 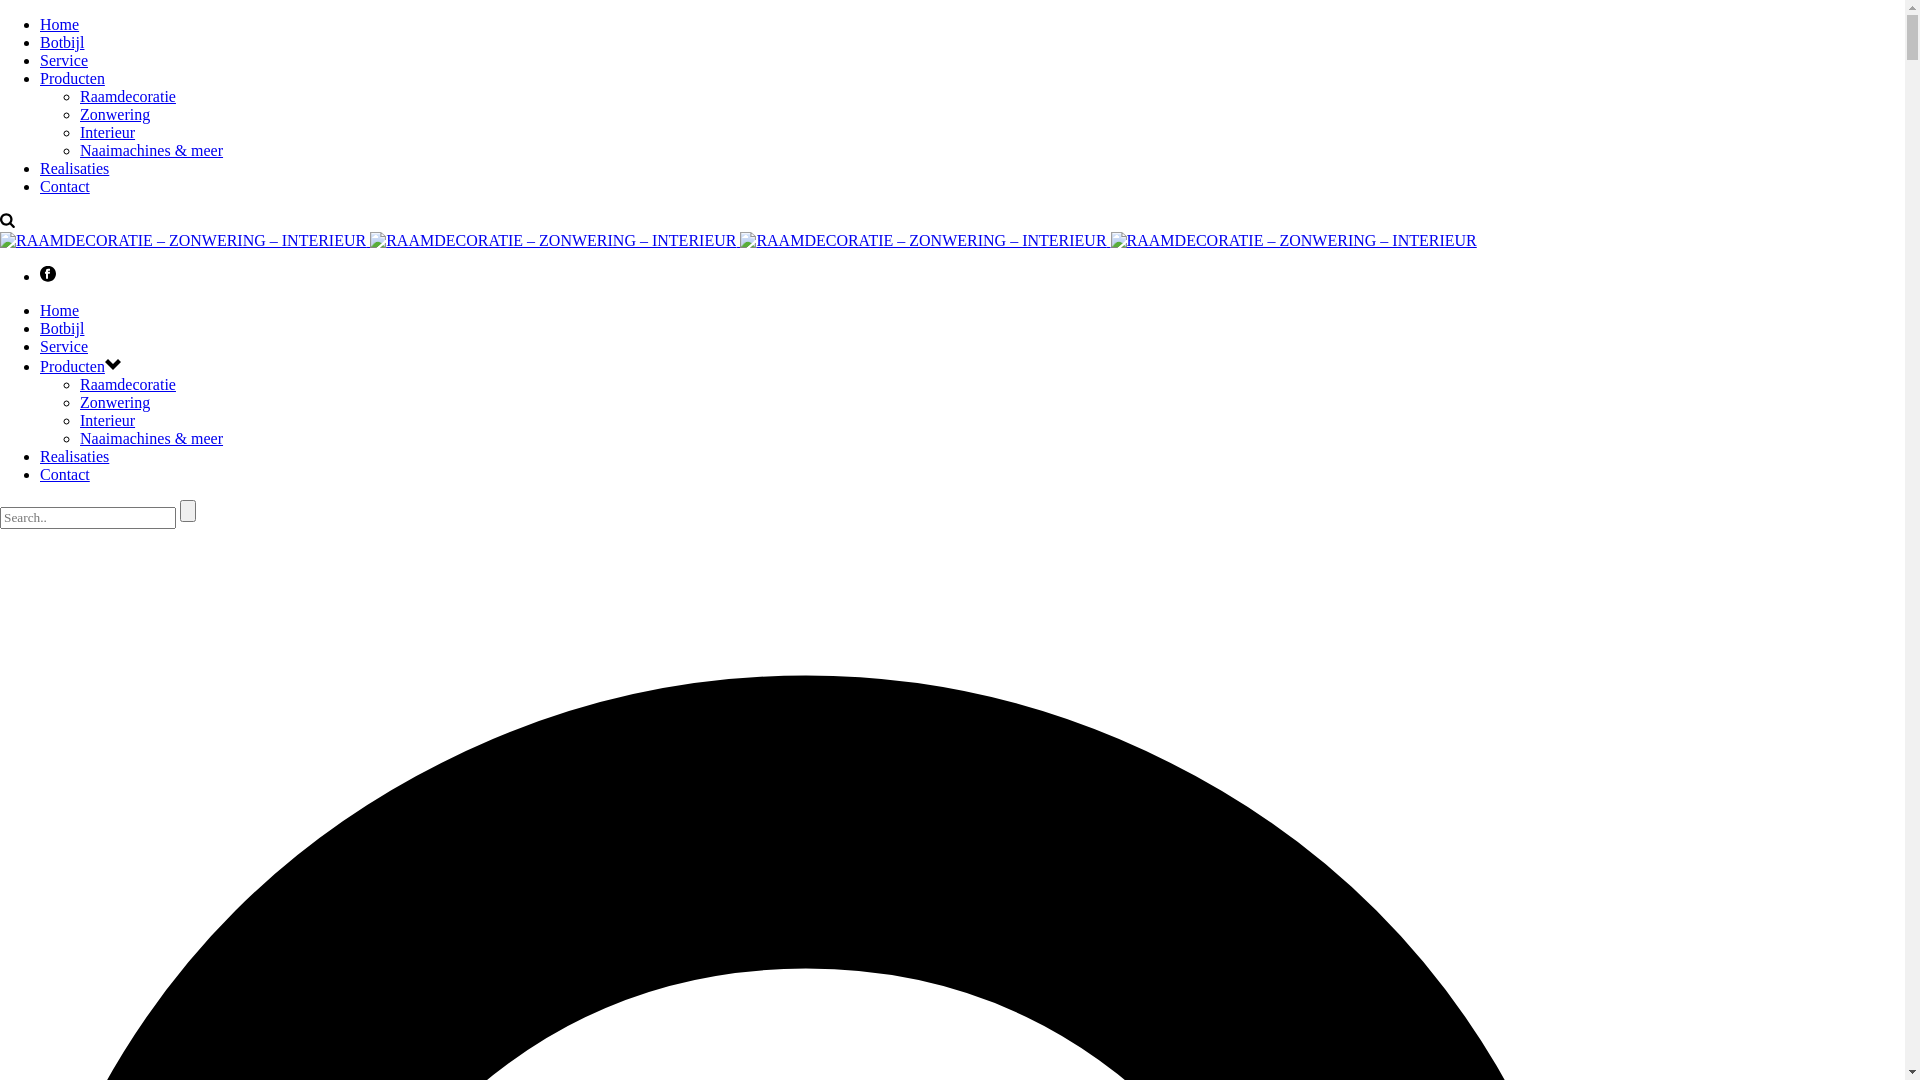 I want to click on 'Interieur', so click(x=106, y=132).